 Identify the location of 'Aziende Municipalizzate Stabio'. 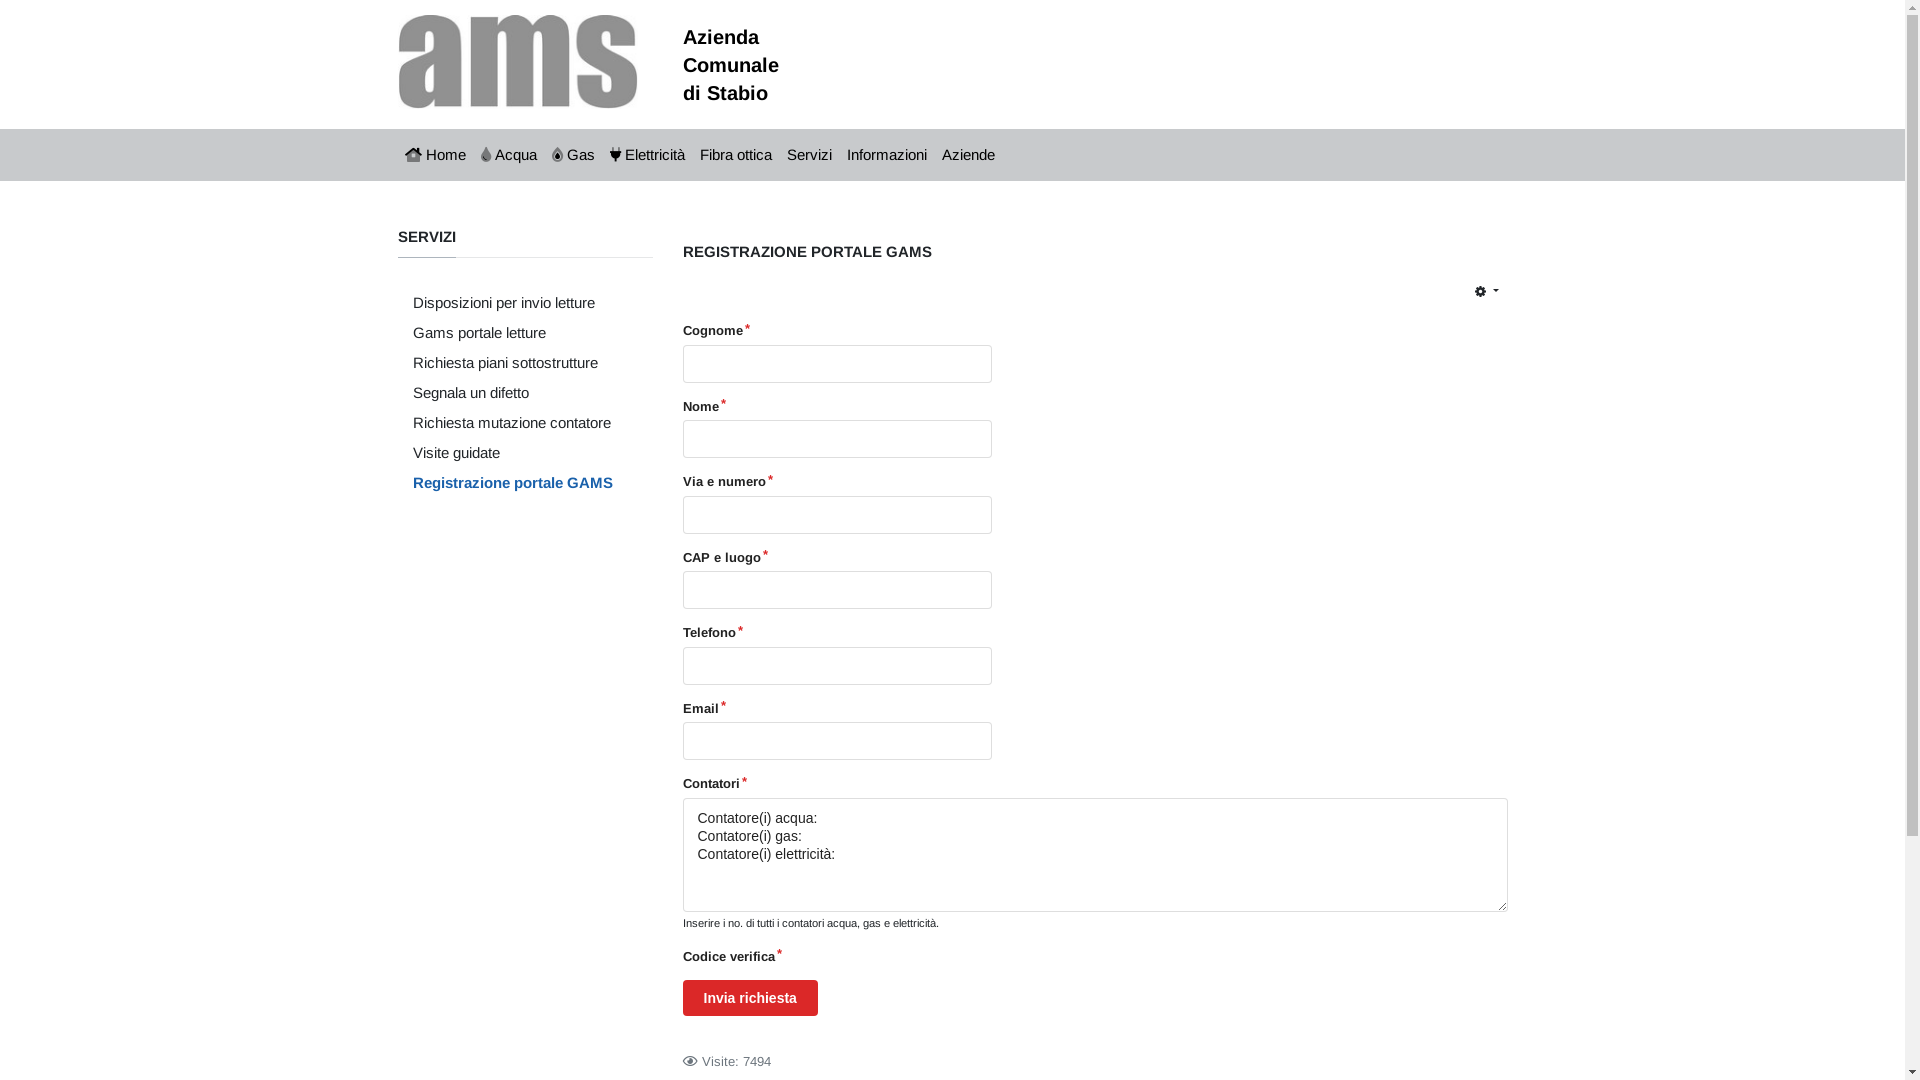
(518, 59).